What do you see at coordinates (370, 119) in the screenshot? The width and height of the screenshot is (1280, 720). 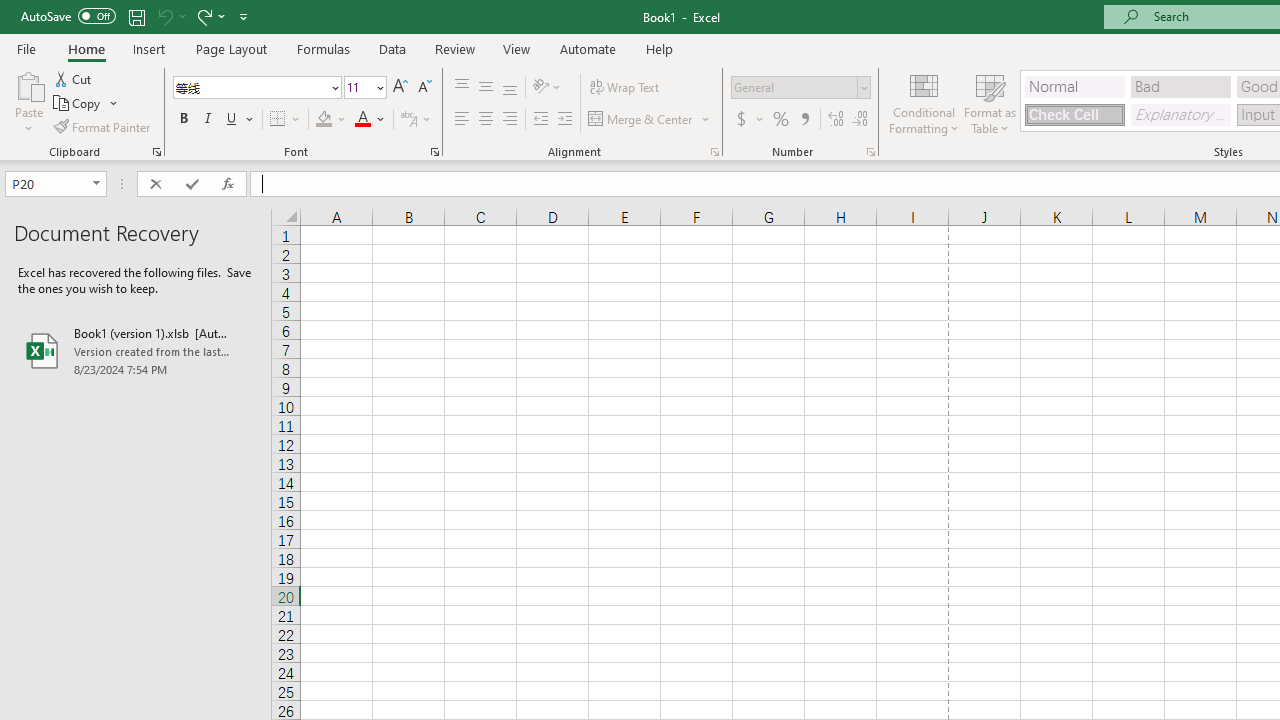 I see `'Font Color'` at bounding box center [370, 119].